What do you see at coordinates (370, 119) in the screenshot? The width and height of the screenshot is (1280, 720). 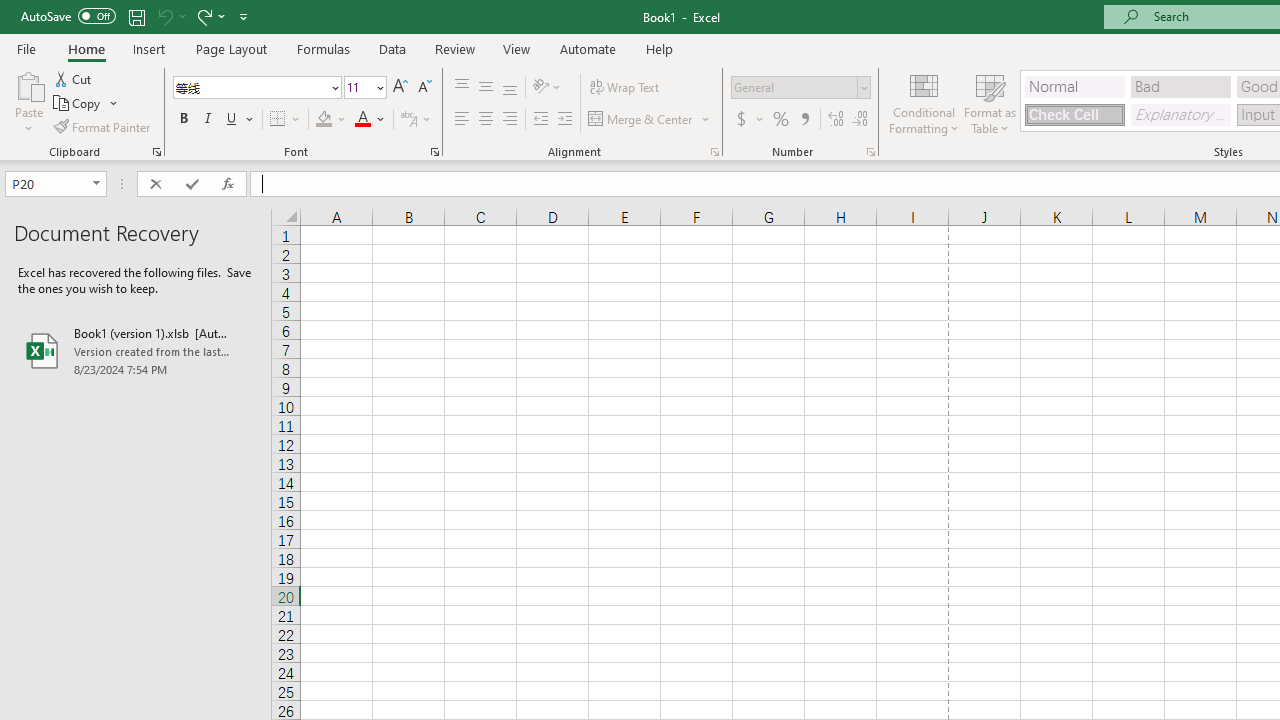 I see `'Font Color'` at bounding box center [370, 119].